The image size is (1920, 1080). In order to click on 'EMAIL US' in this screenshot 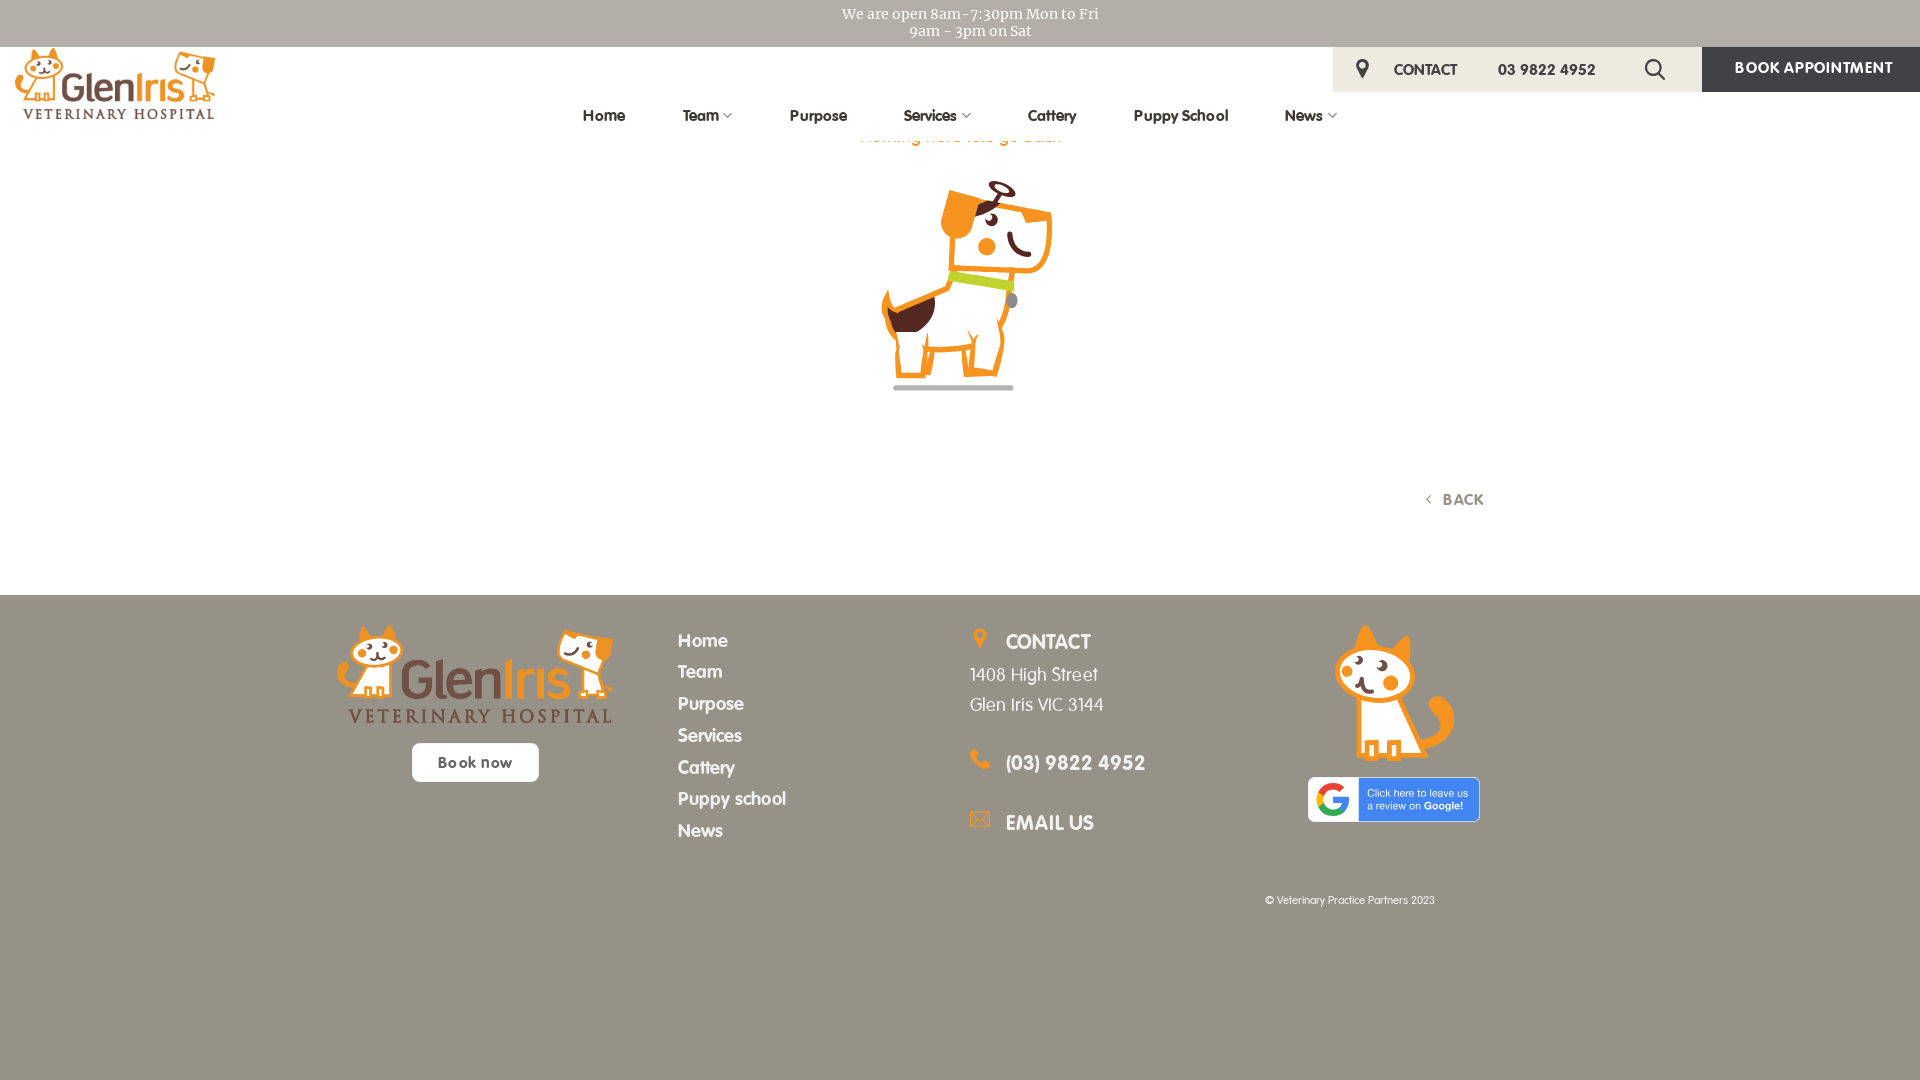, I will do `click(1122, 823)`.